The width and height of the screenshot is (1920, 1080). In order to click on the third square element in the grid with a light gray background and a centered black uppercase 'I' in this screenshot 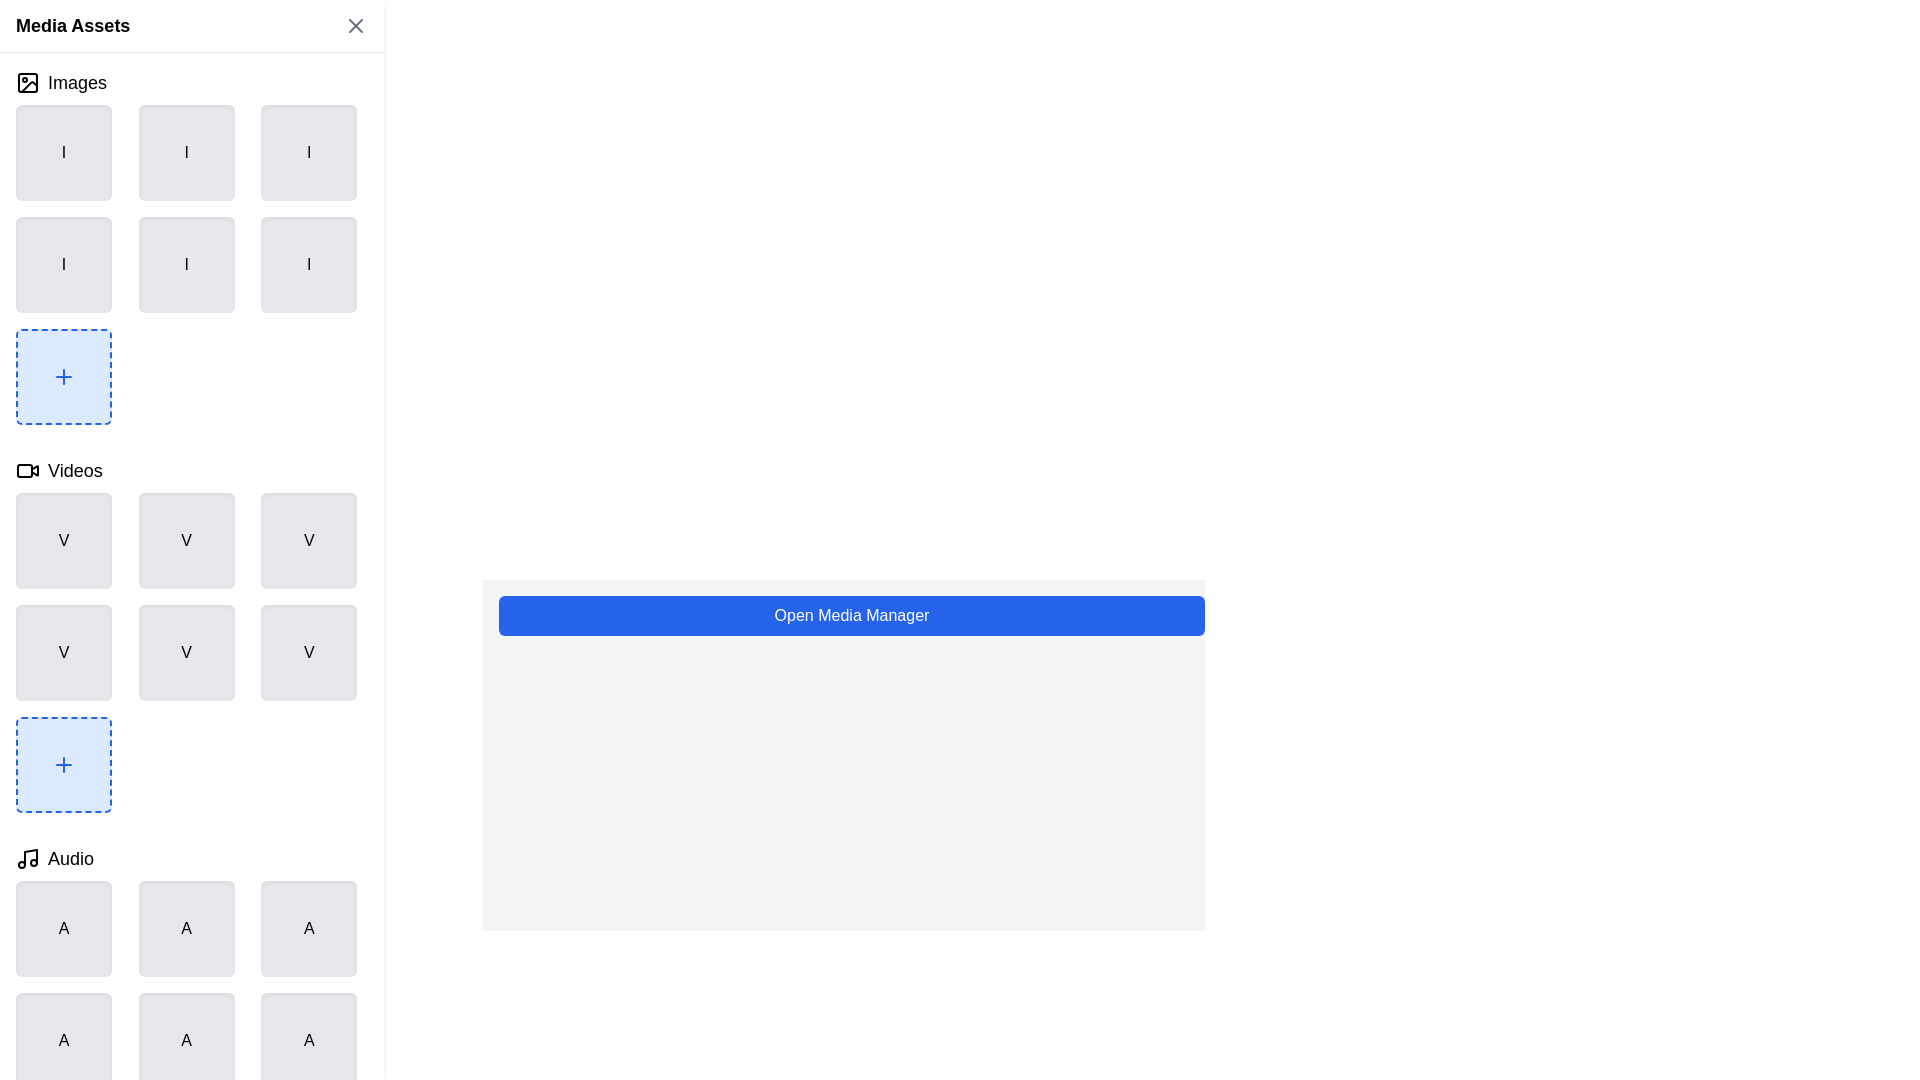, I will do `click(308, 152)`.